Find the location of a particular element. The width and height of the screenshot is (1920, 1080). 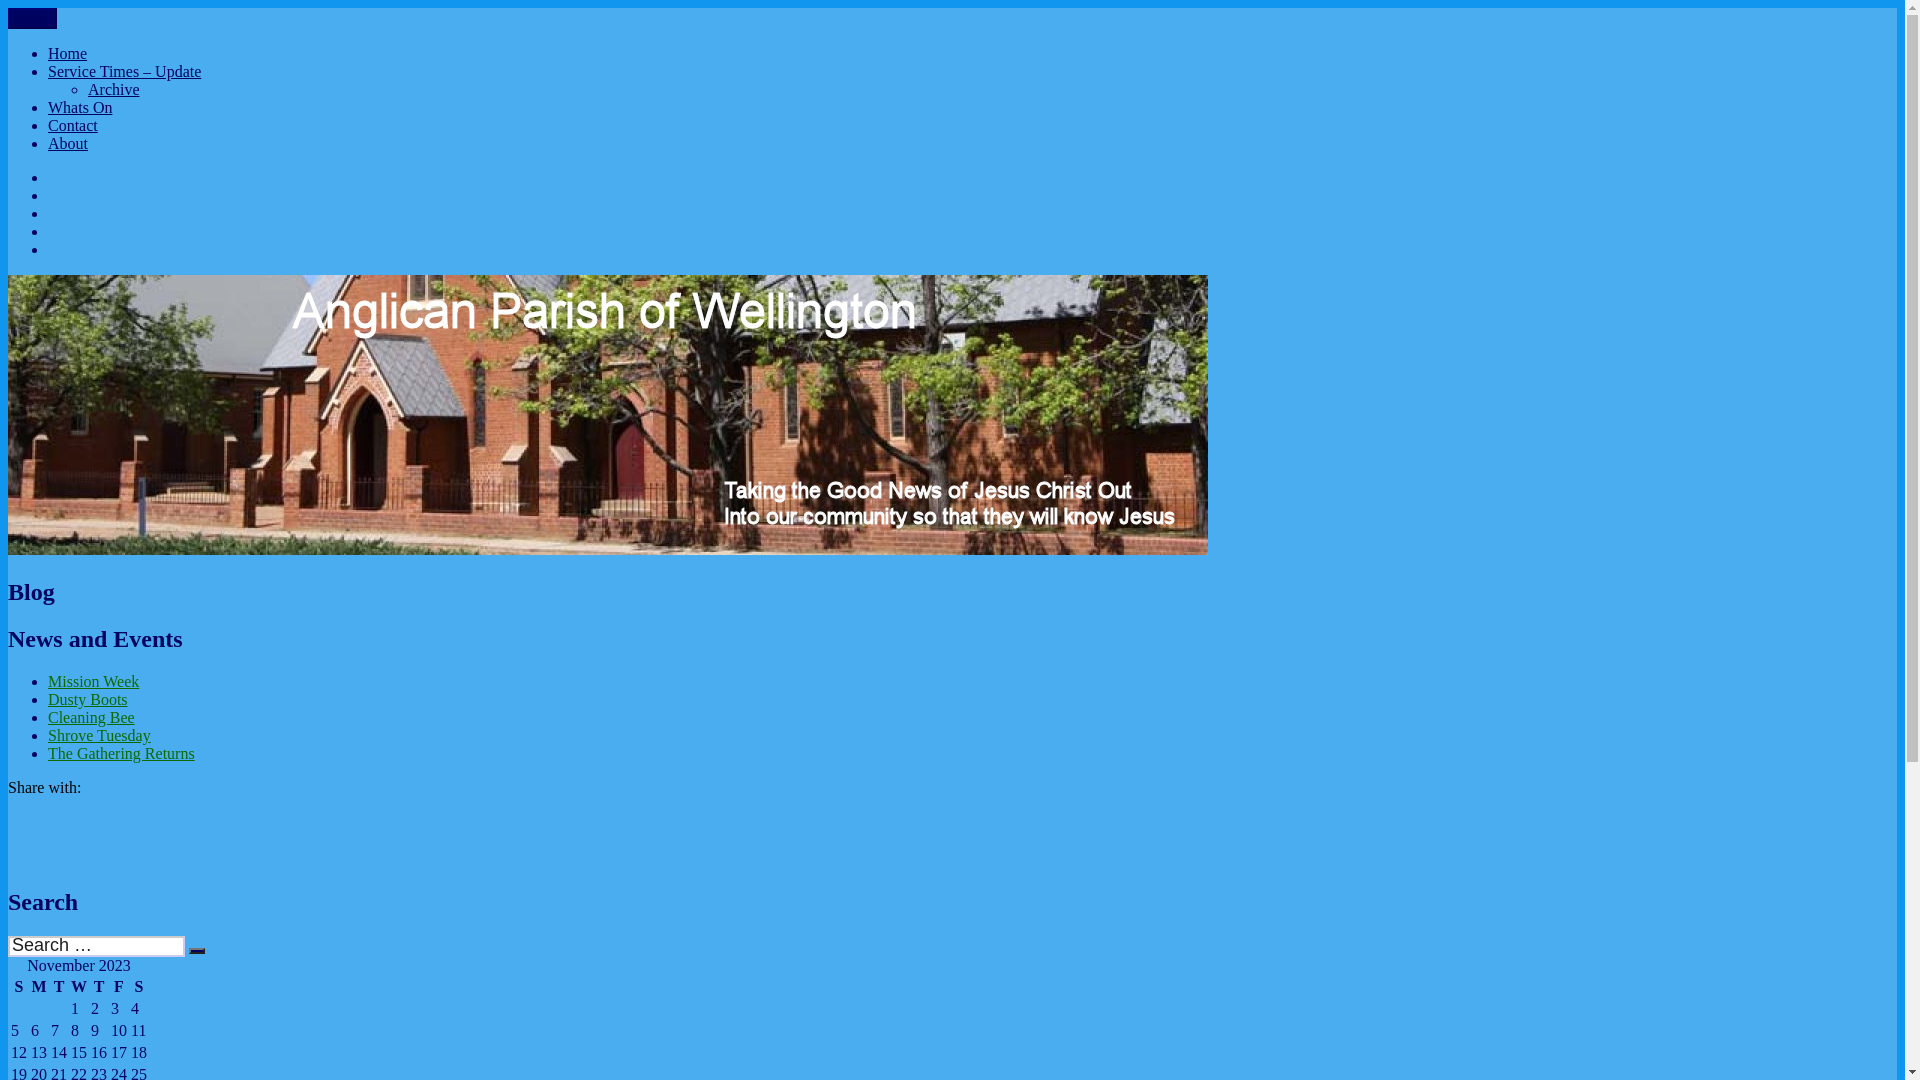

'Archive' is located at coordinates (113, 88).